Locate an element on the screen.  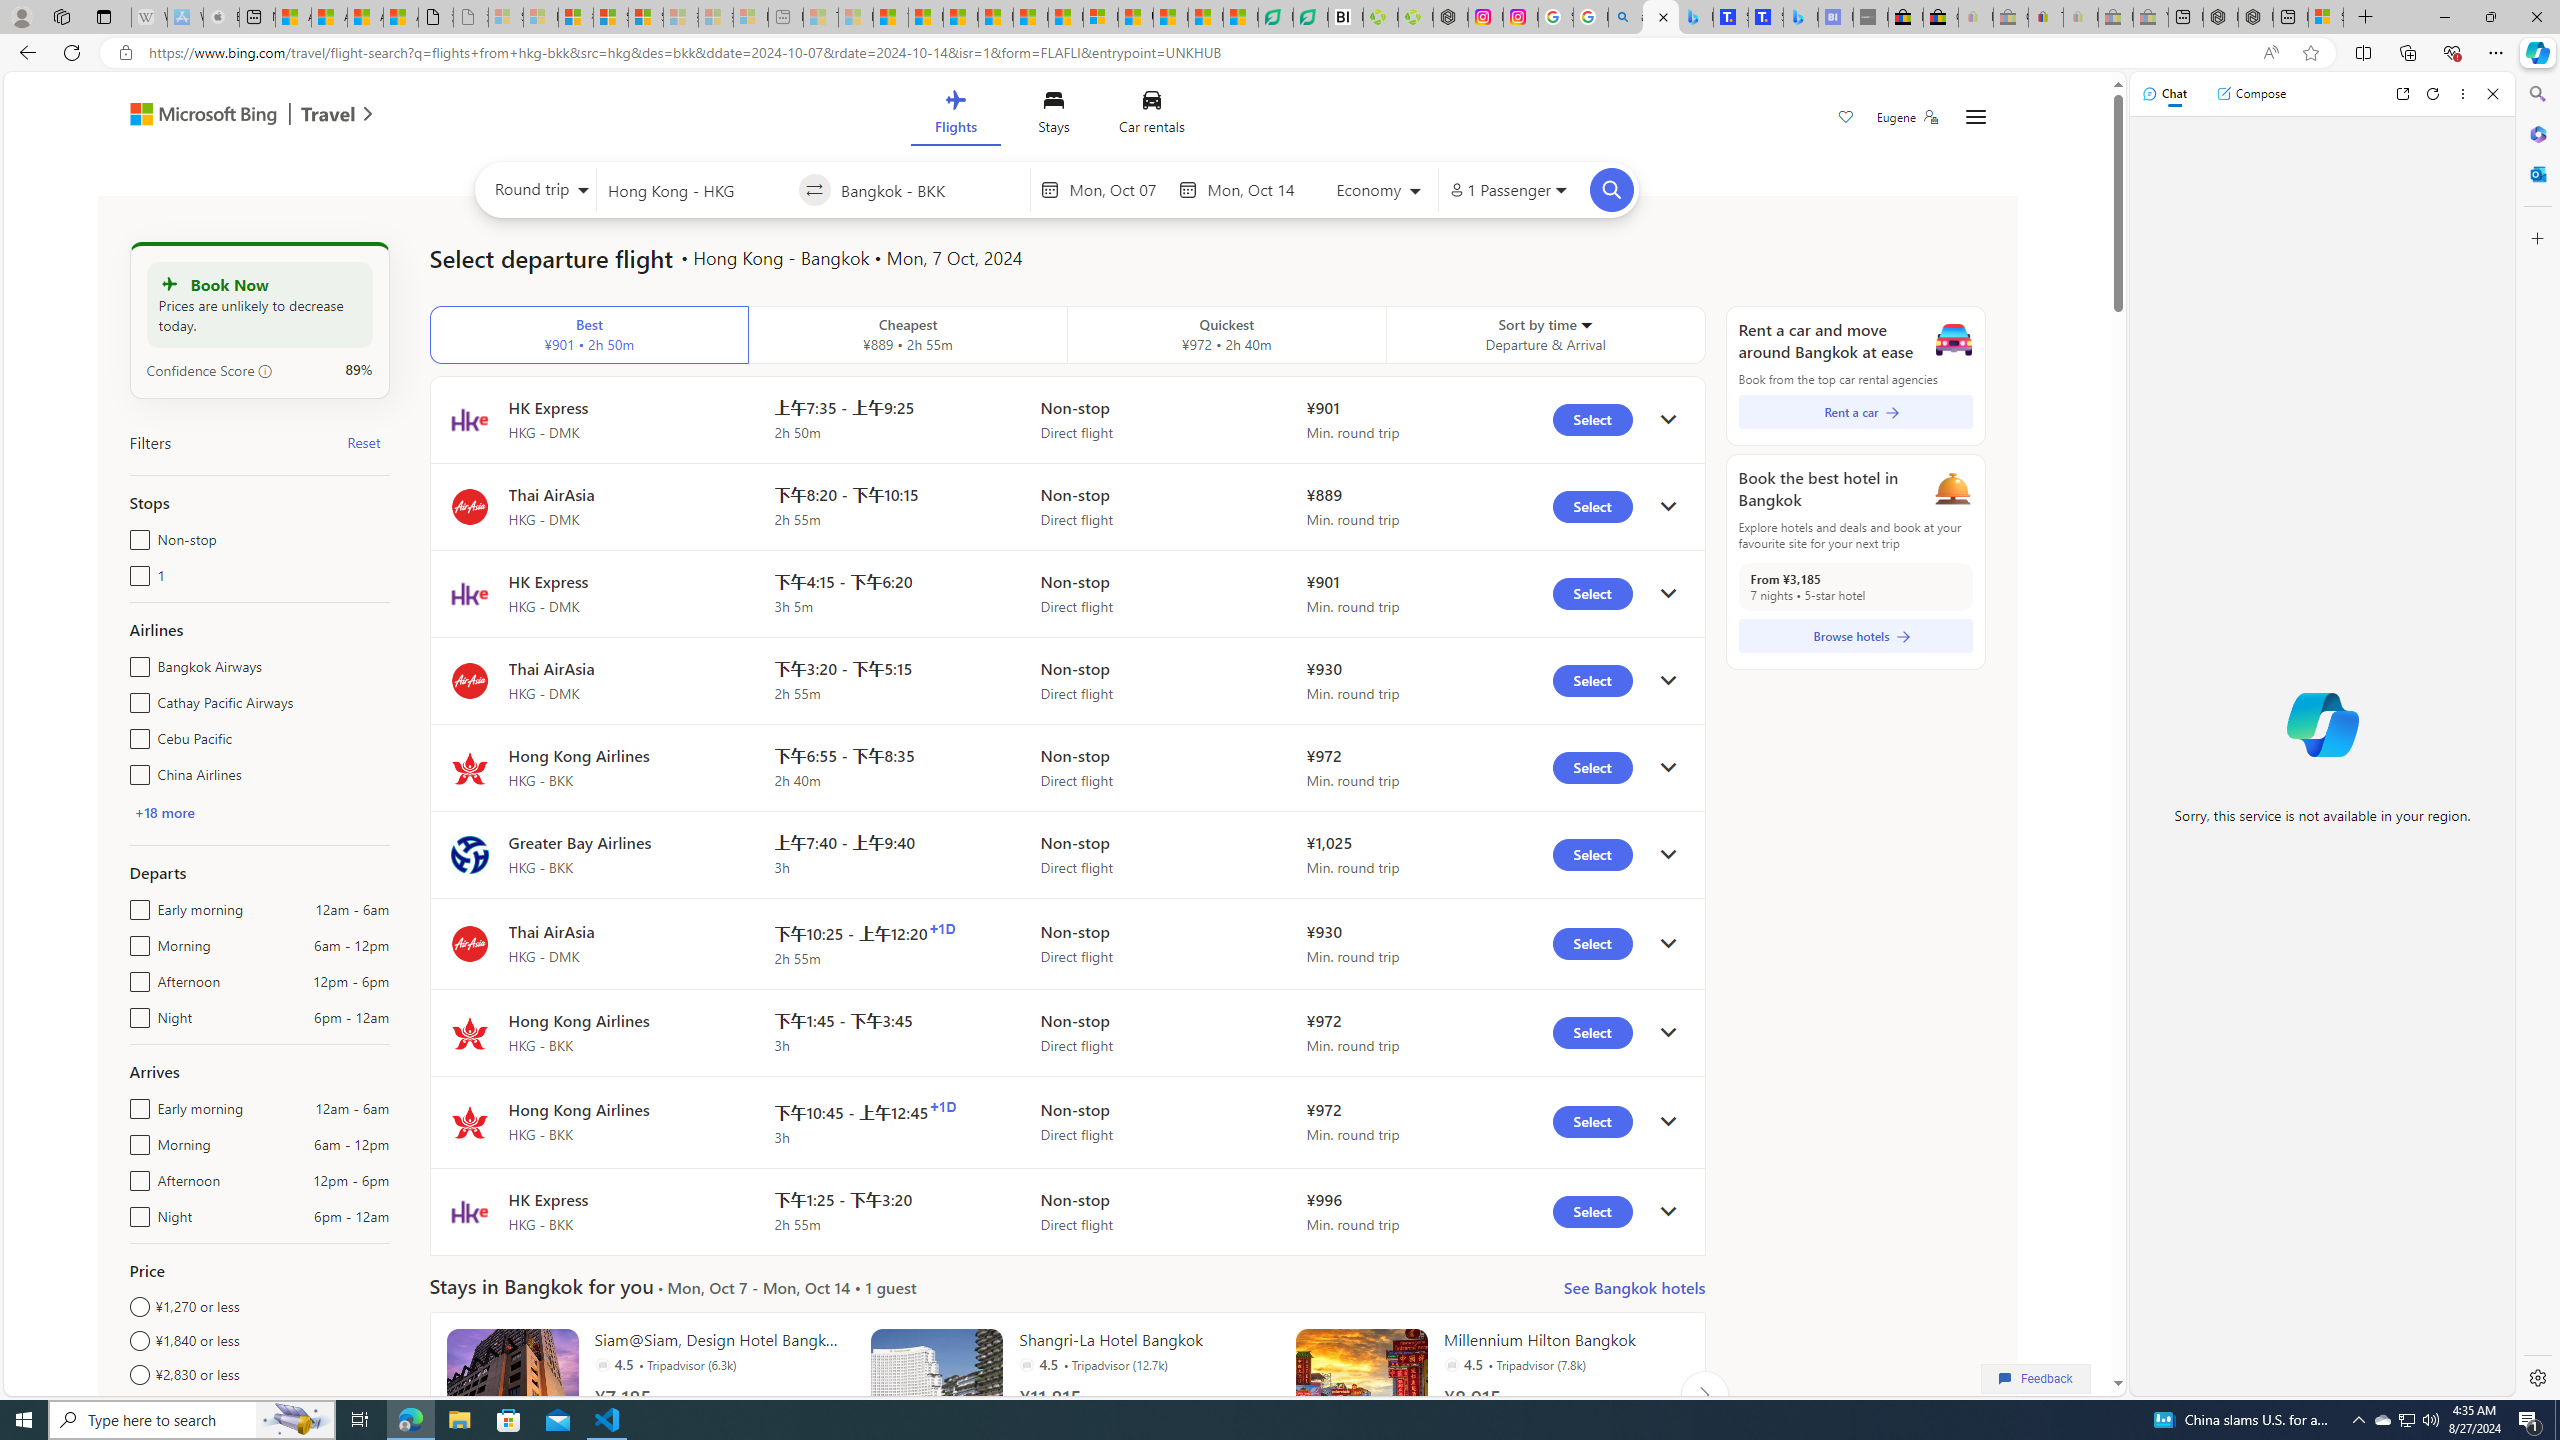
'Yard, Garden & Outdoor Living - Sleeping' is located at coordinates (2149, 16).